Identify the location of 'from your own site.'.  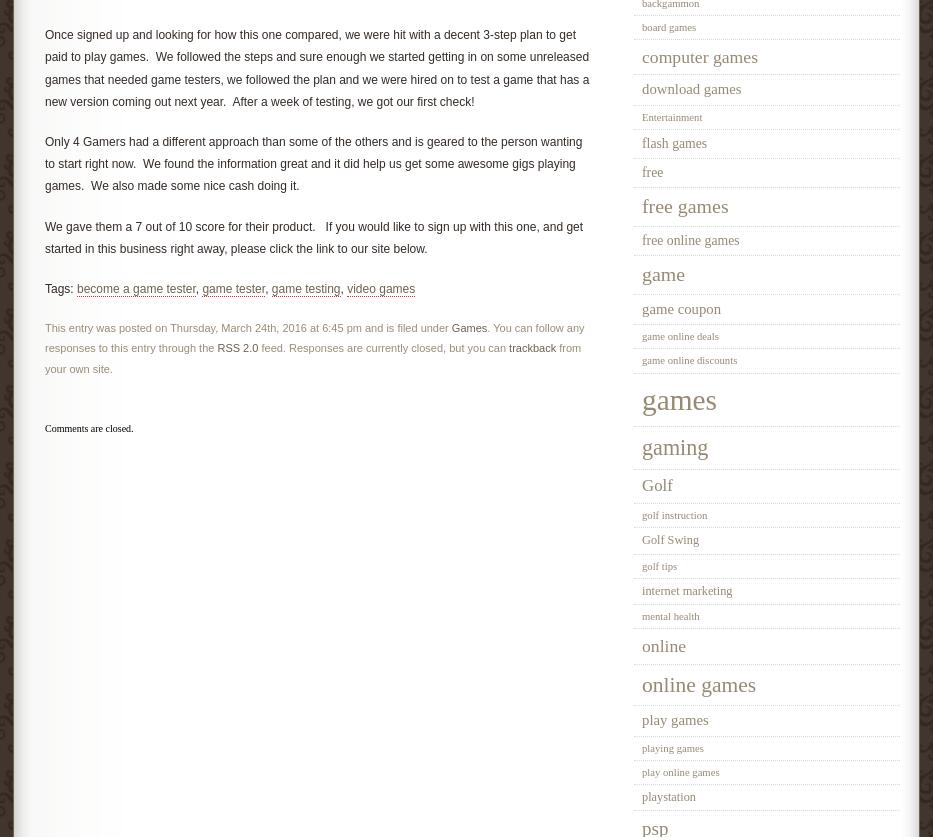
(312, 357).